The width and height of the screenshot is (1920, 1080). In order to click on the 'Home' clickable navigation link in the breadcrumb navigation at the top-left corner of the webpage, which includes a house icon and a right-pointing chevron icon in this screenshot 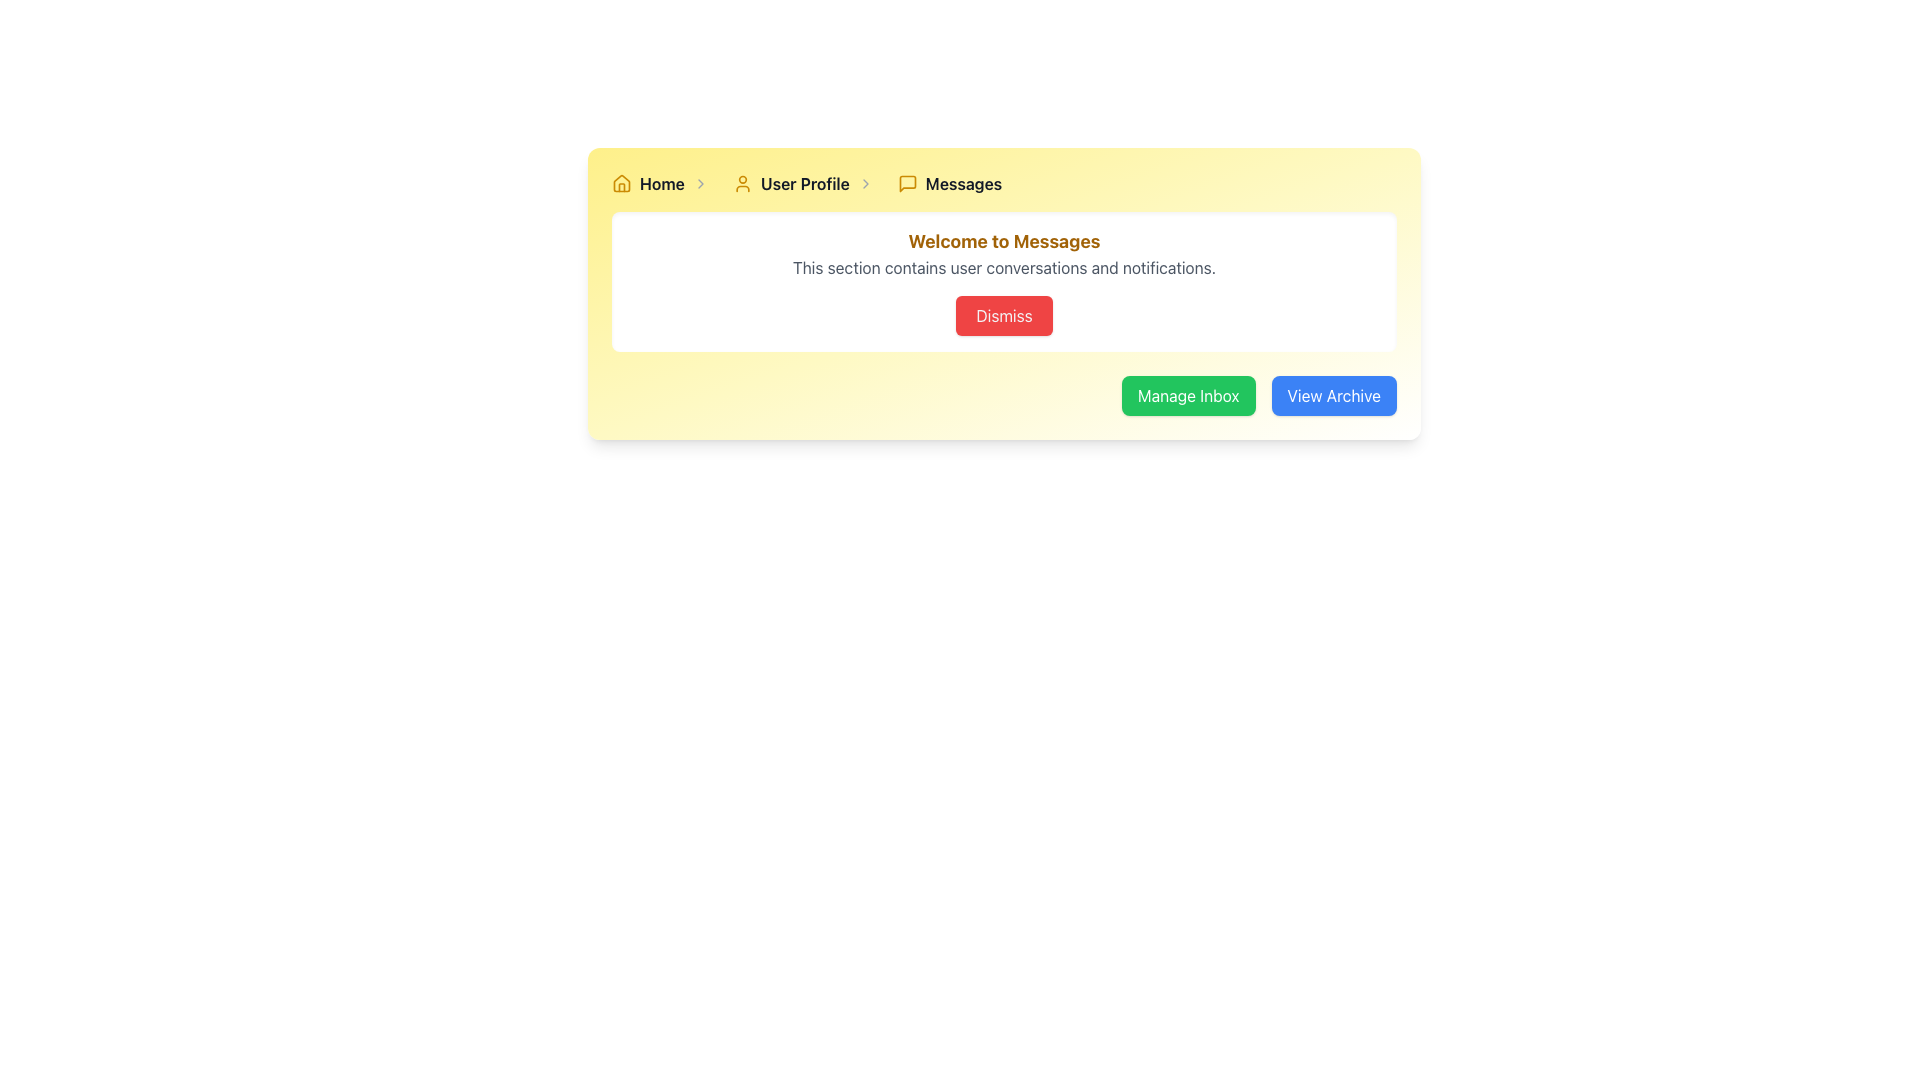, I will do `click(664, 184)`.